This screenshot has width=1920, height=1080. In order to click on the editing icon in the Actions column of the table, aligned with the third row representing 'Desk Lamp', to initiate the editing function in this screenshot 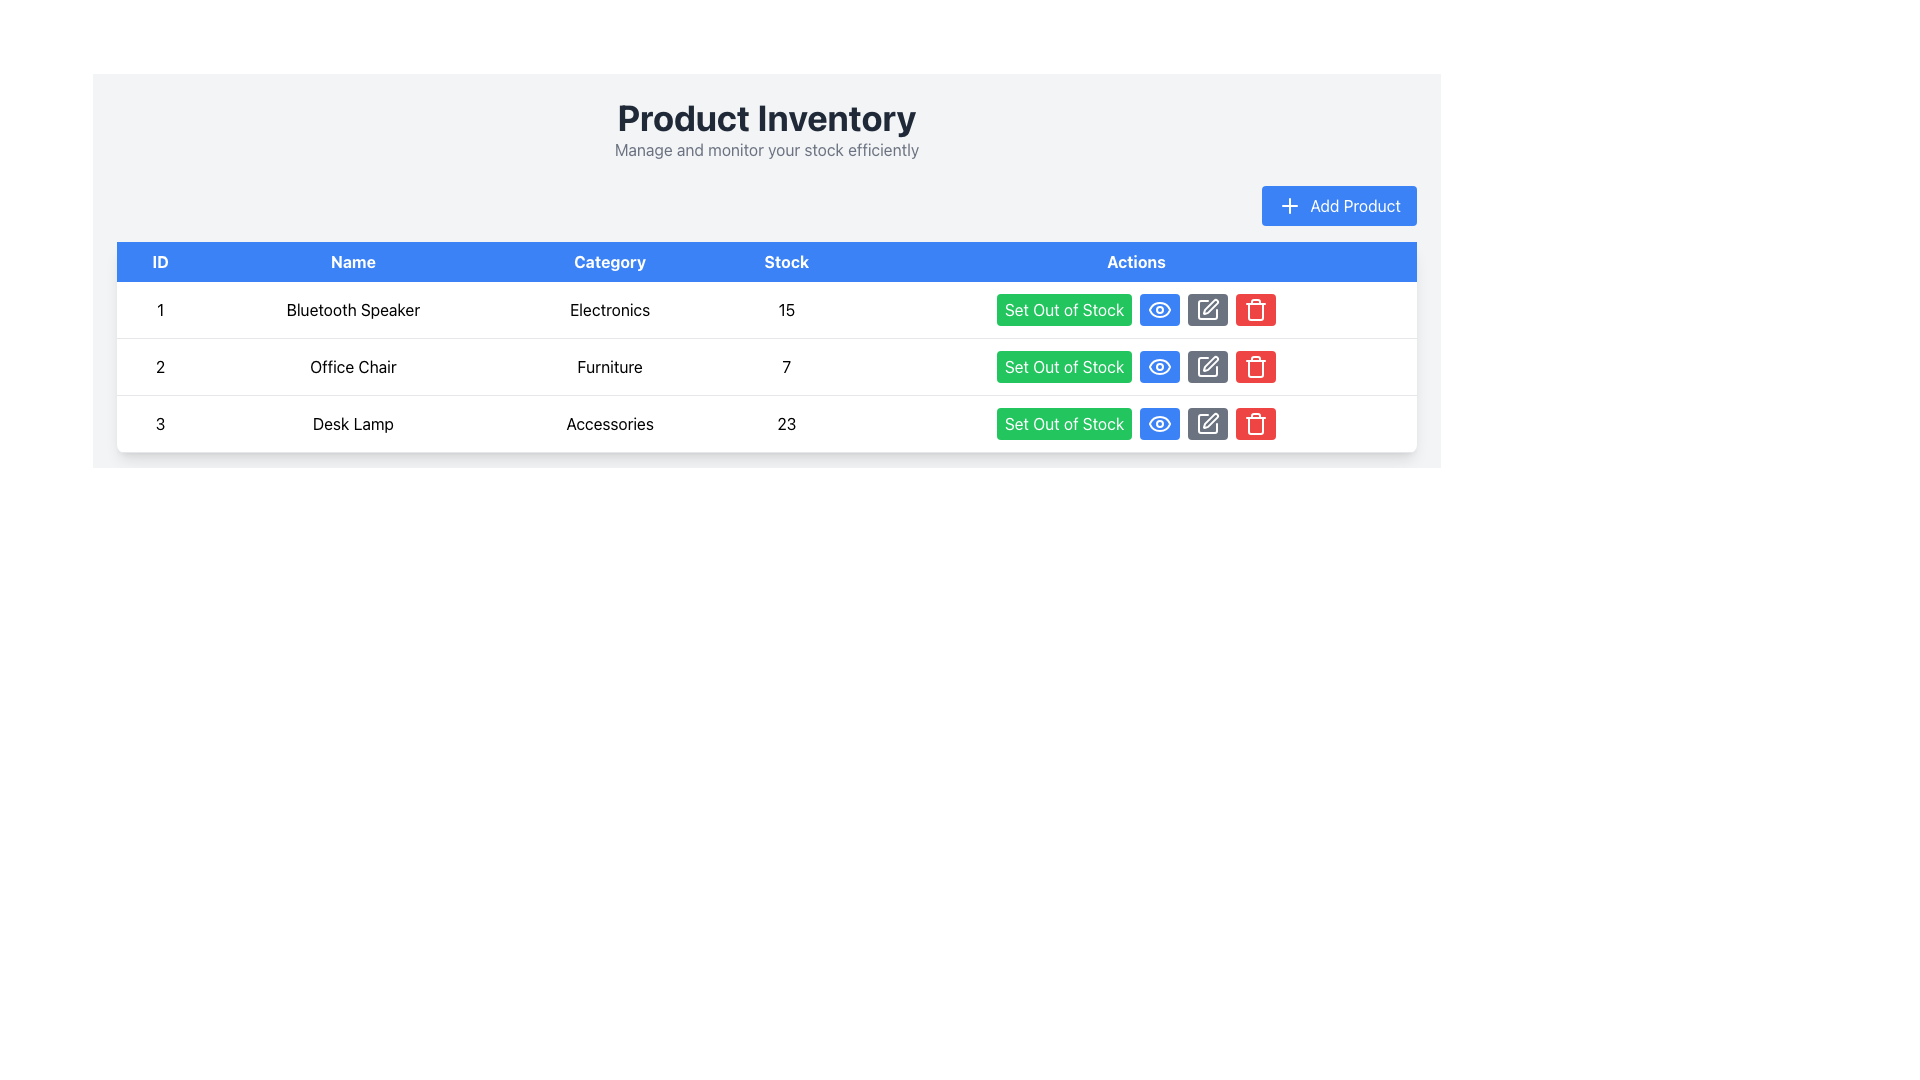, I will do `click(1210, 419)`.